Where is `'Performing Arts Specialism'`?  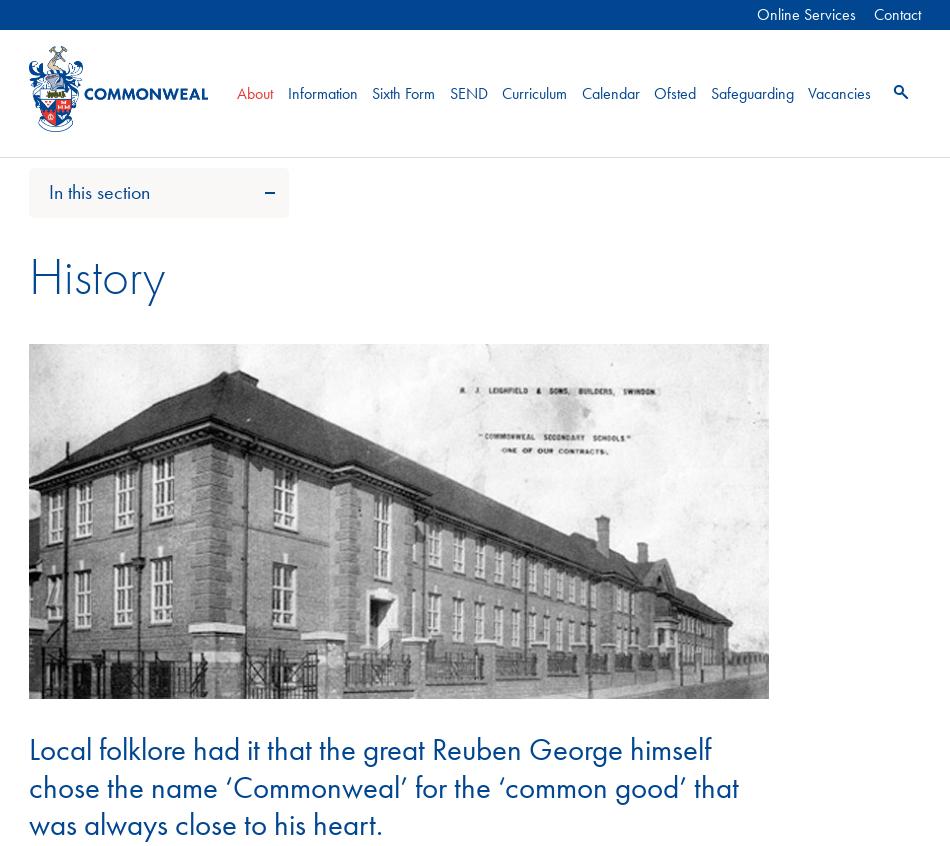
'Performing Arts Specialism' is located at coordinates (138, 371).